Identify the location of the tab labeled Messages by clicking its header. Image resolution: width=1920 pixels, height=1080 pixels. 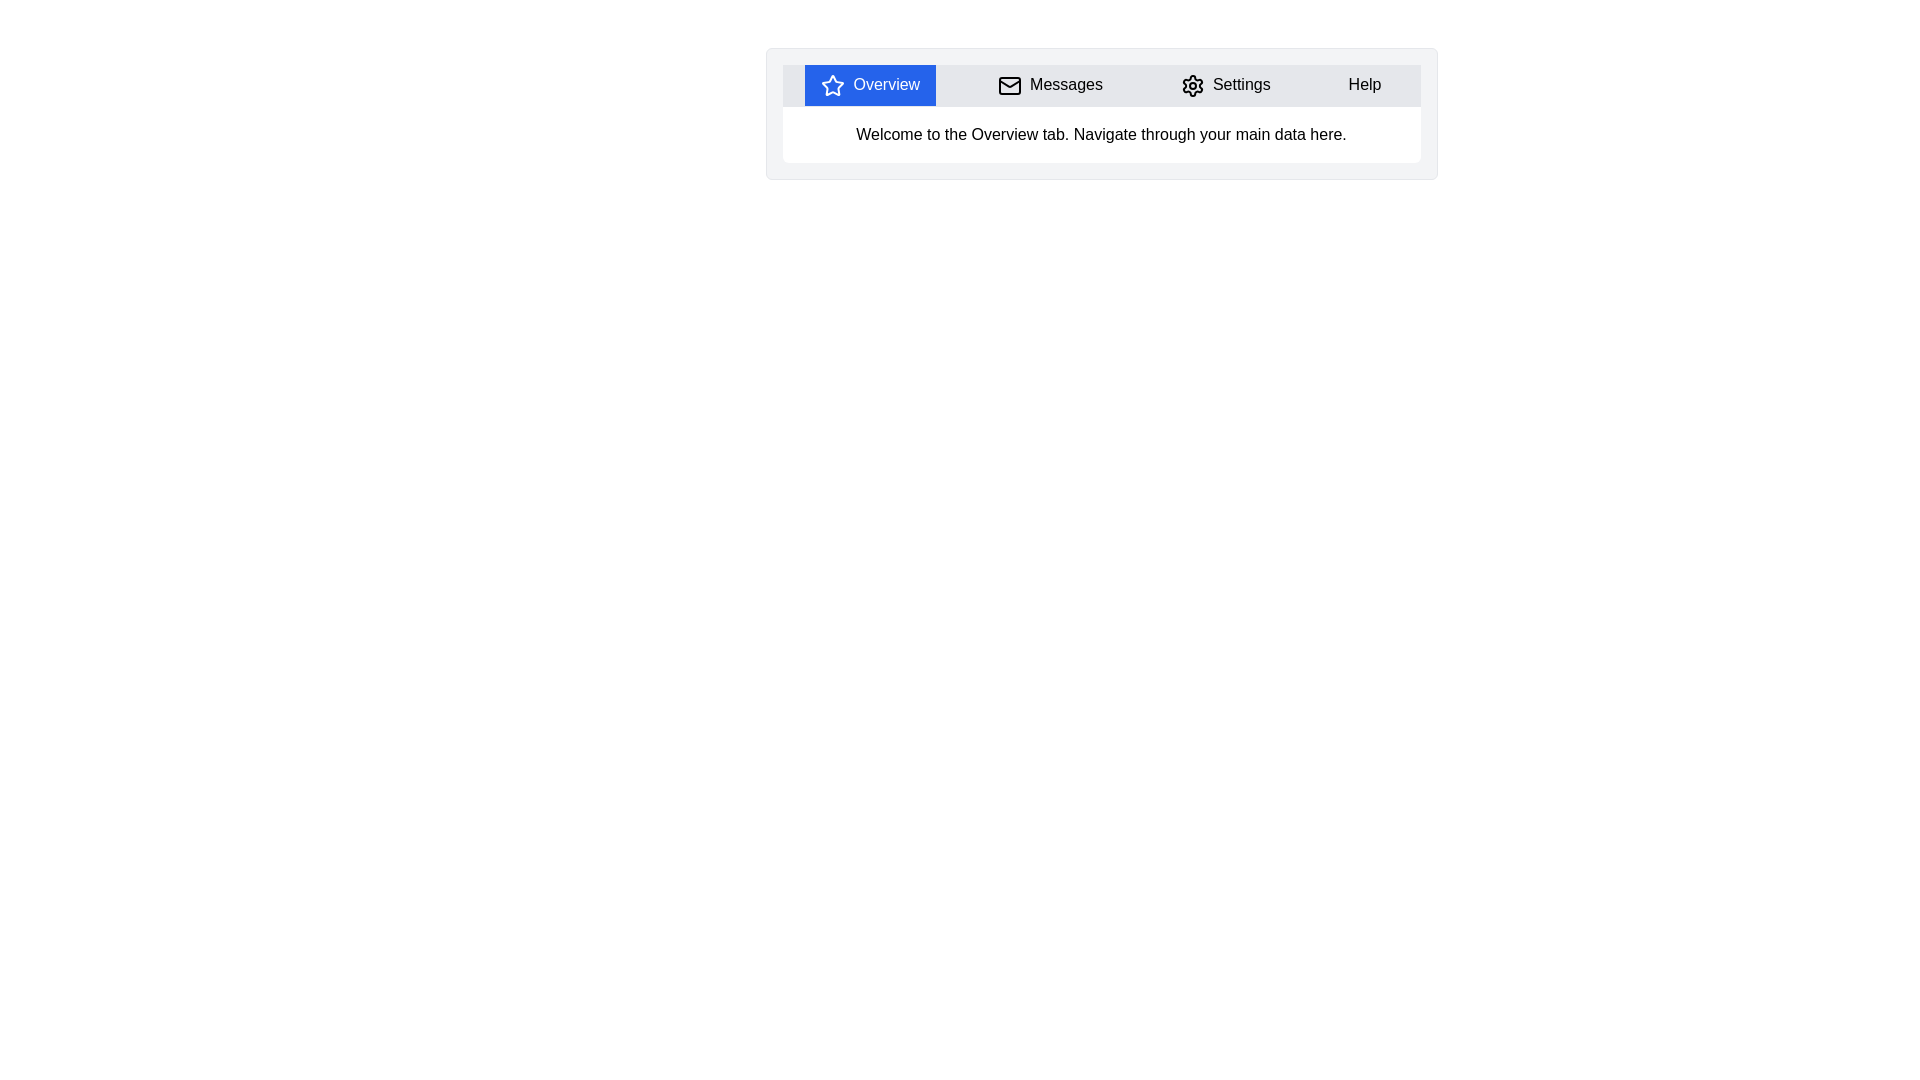
(1049, 84).